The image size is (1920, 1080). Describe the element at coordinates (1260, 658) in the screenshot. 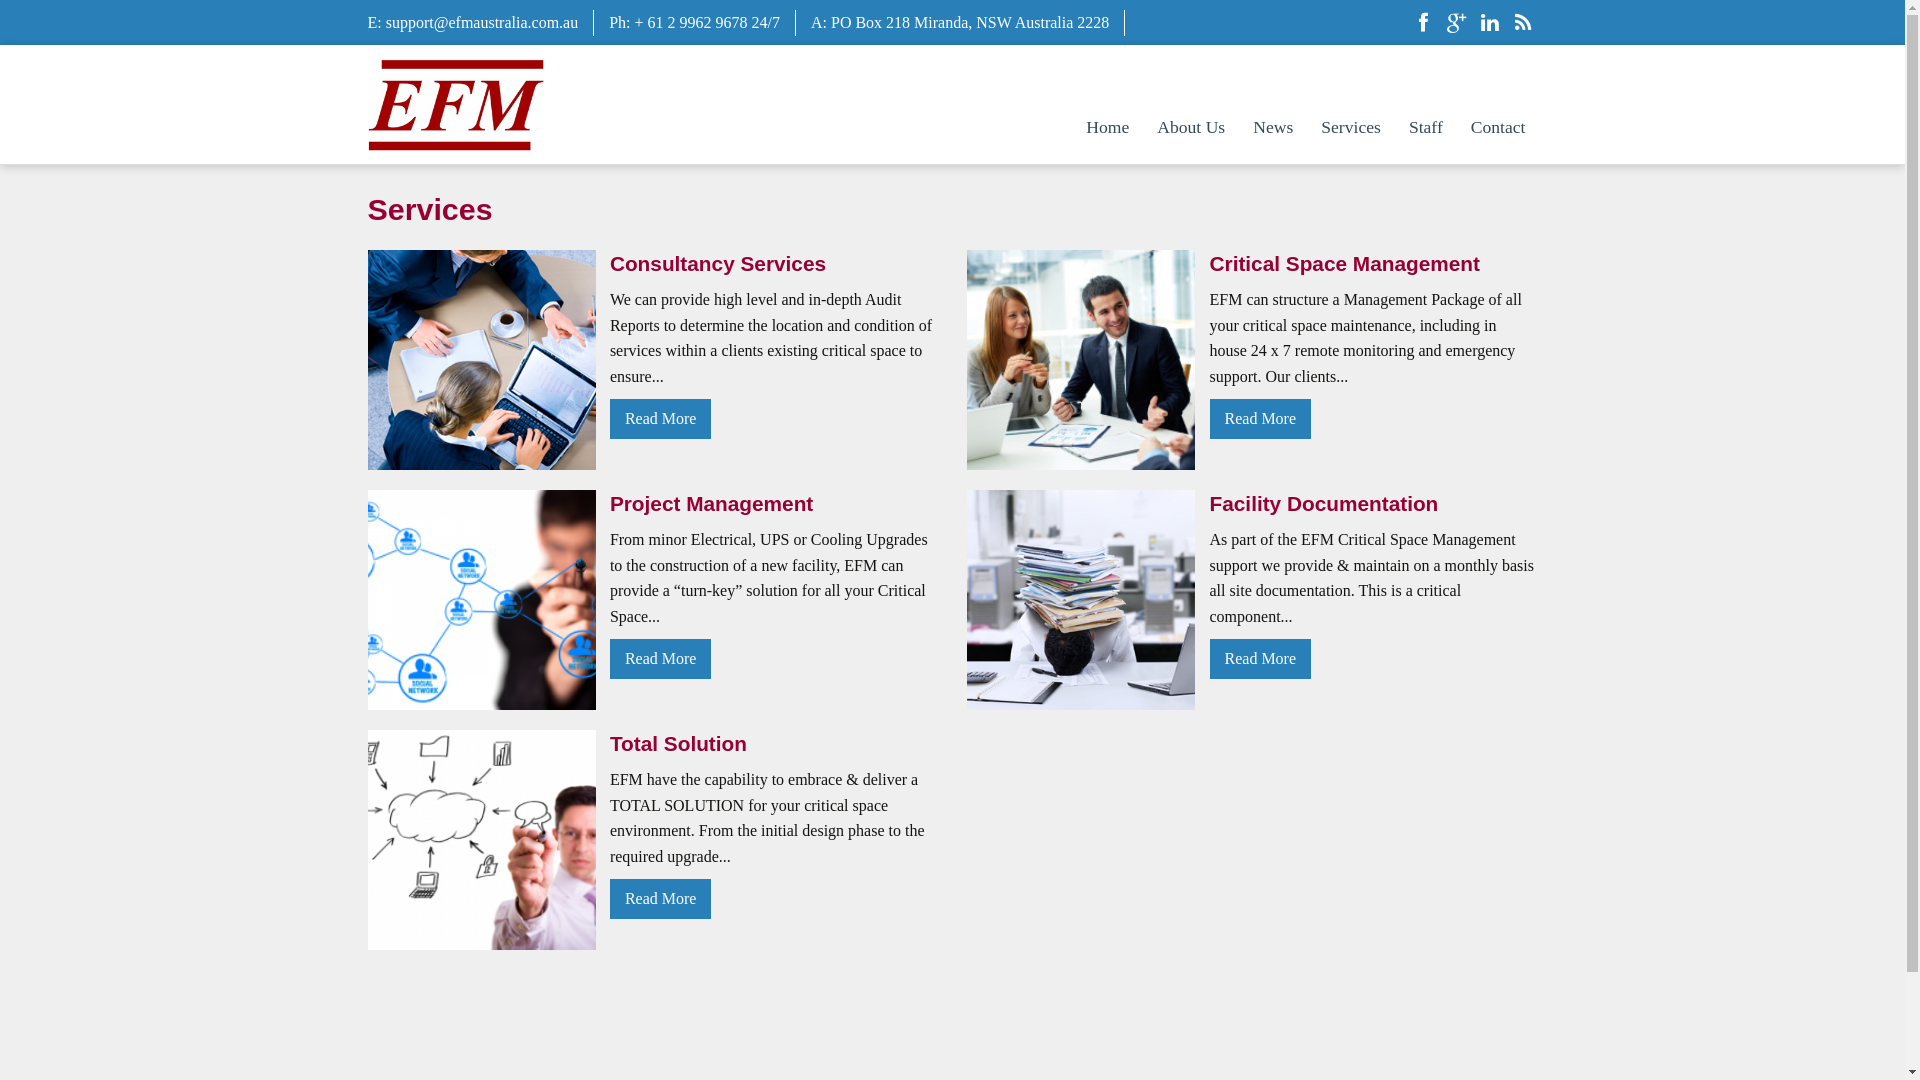

I see `'Read More'` at that location.